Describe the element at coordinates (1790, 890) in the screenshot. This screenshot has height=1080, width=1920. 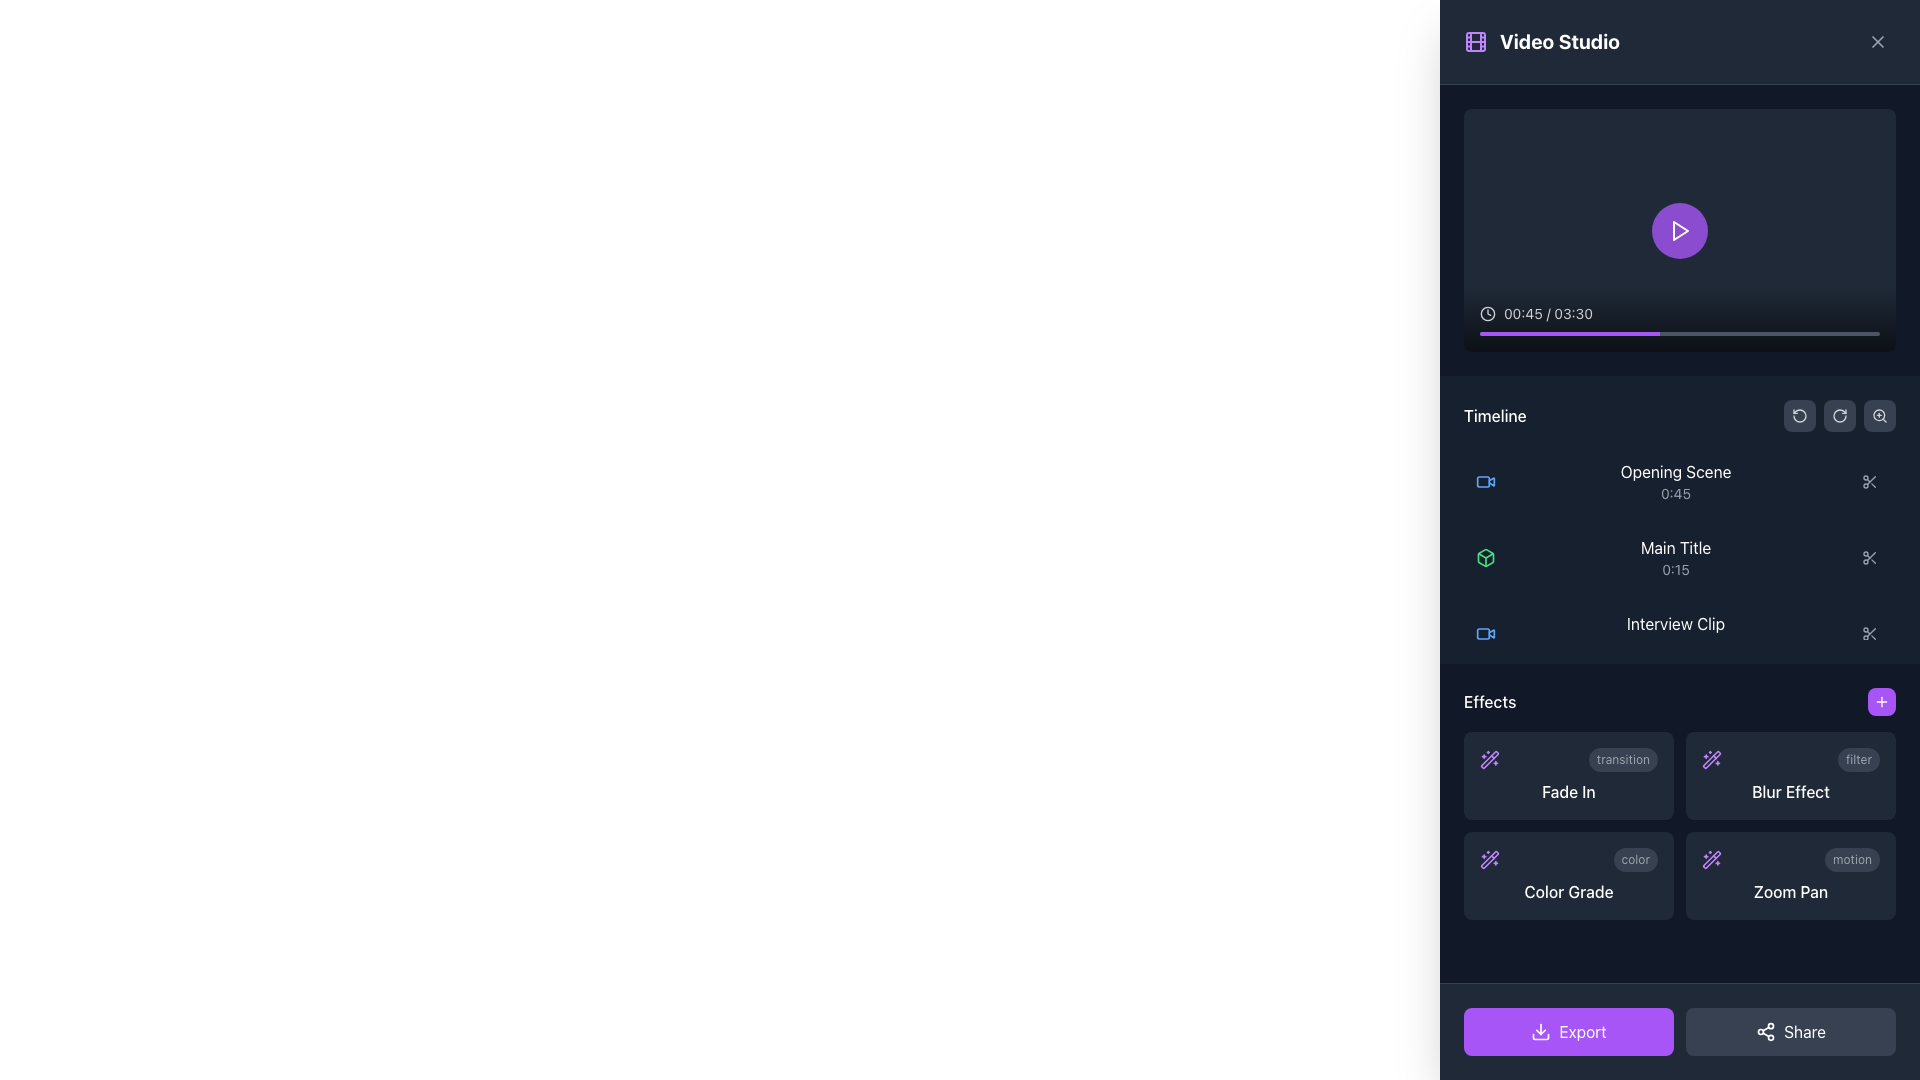
I see `the 'Zoom Pan' text label, which is styled in white font on a dark background, located in the bottom-right corner of the 'Effects' grid layout` at that location.